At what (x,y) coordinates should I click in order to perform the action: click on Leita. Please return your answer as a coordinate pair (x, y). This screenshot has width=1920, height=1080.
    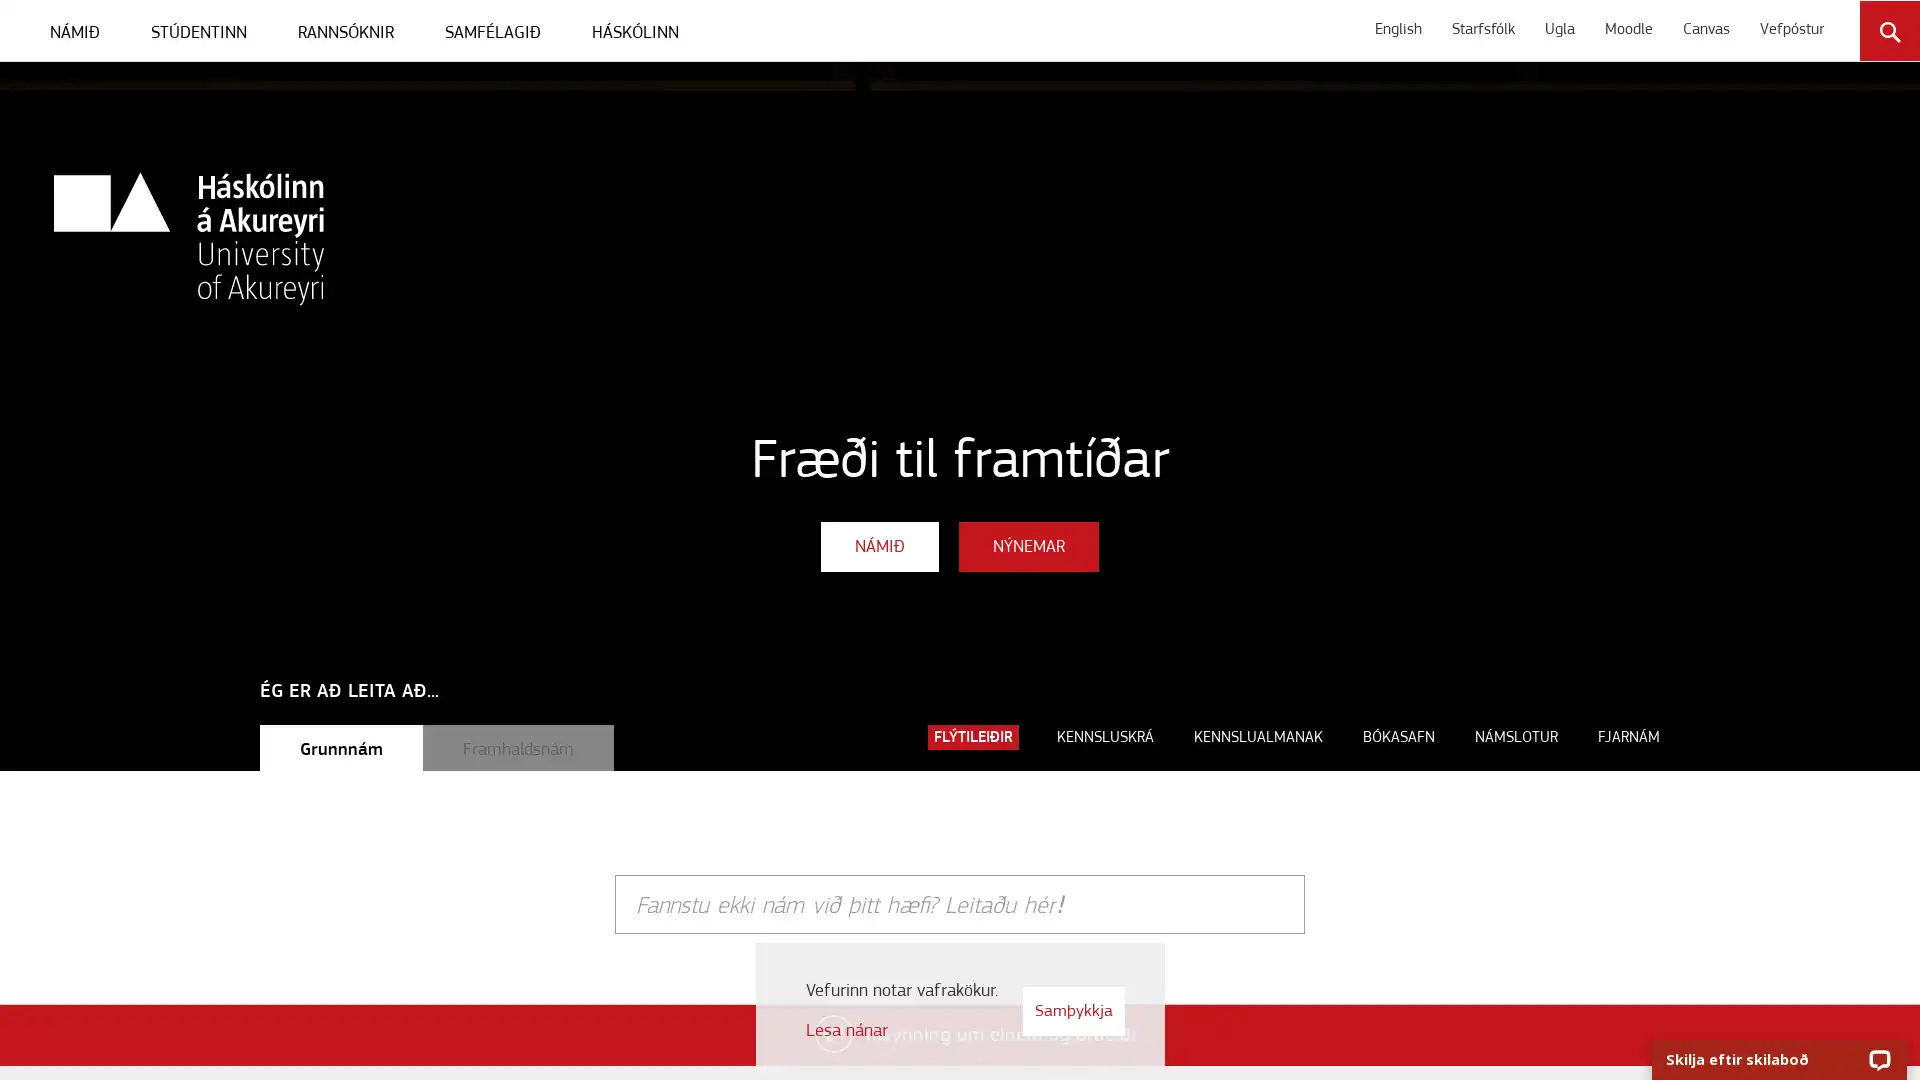
    Looking at the image, I should click on (1371, 163).